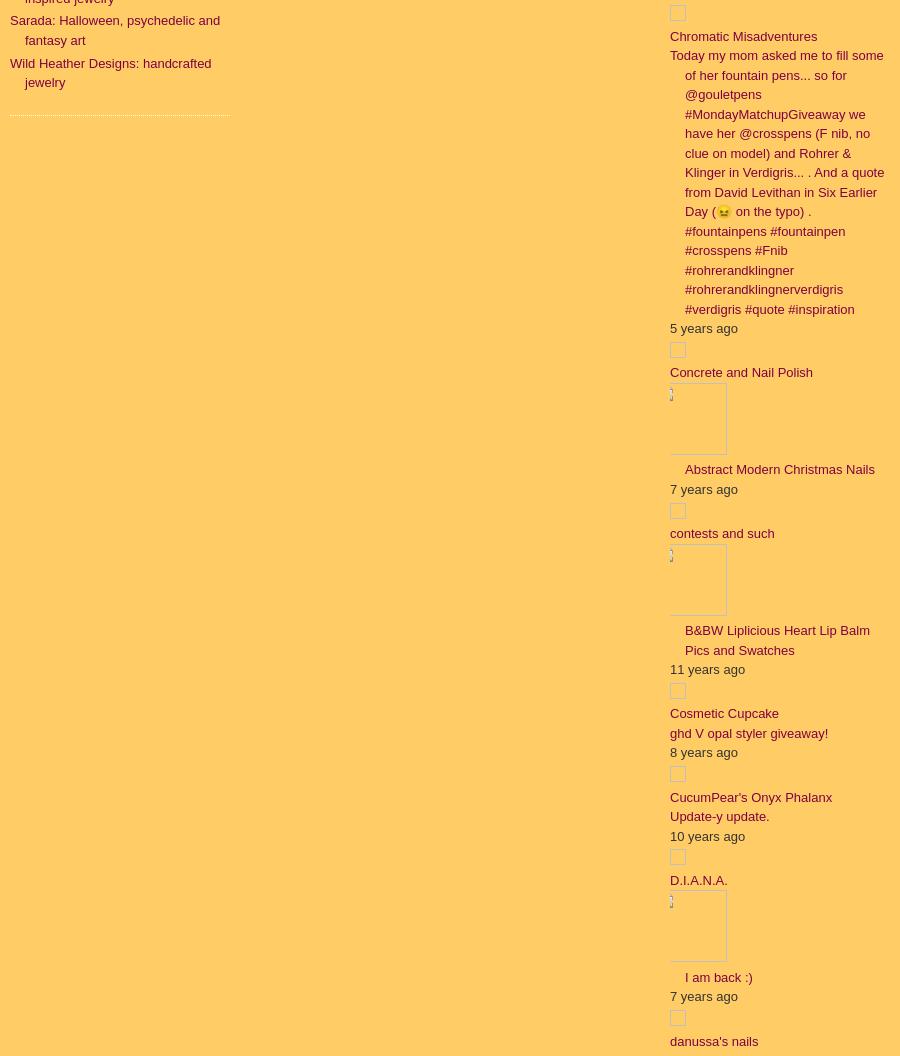  What do you see at coordinates (749, 796) in the screenshot?
I see `'CucumPear's Onyx Phalanx'` at bounding box center [749, 796].